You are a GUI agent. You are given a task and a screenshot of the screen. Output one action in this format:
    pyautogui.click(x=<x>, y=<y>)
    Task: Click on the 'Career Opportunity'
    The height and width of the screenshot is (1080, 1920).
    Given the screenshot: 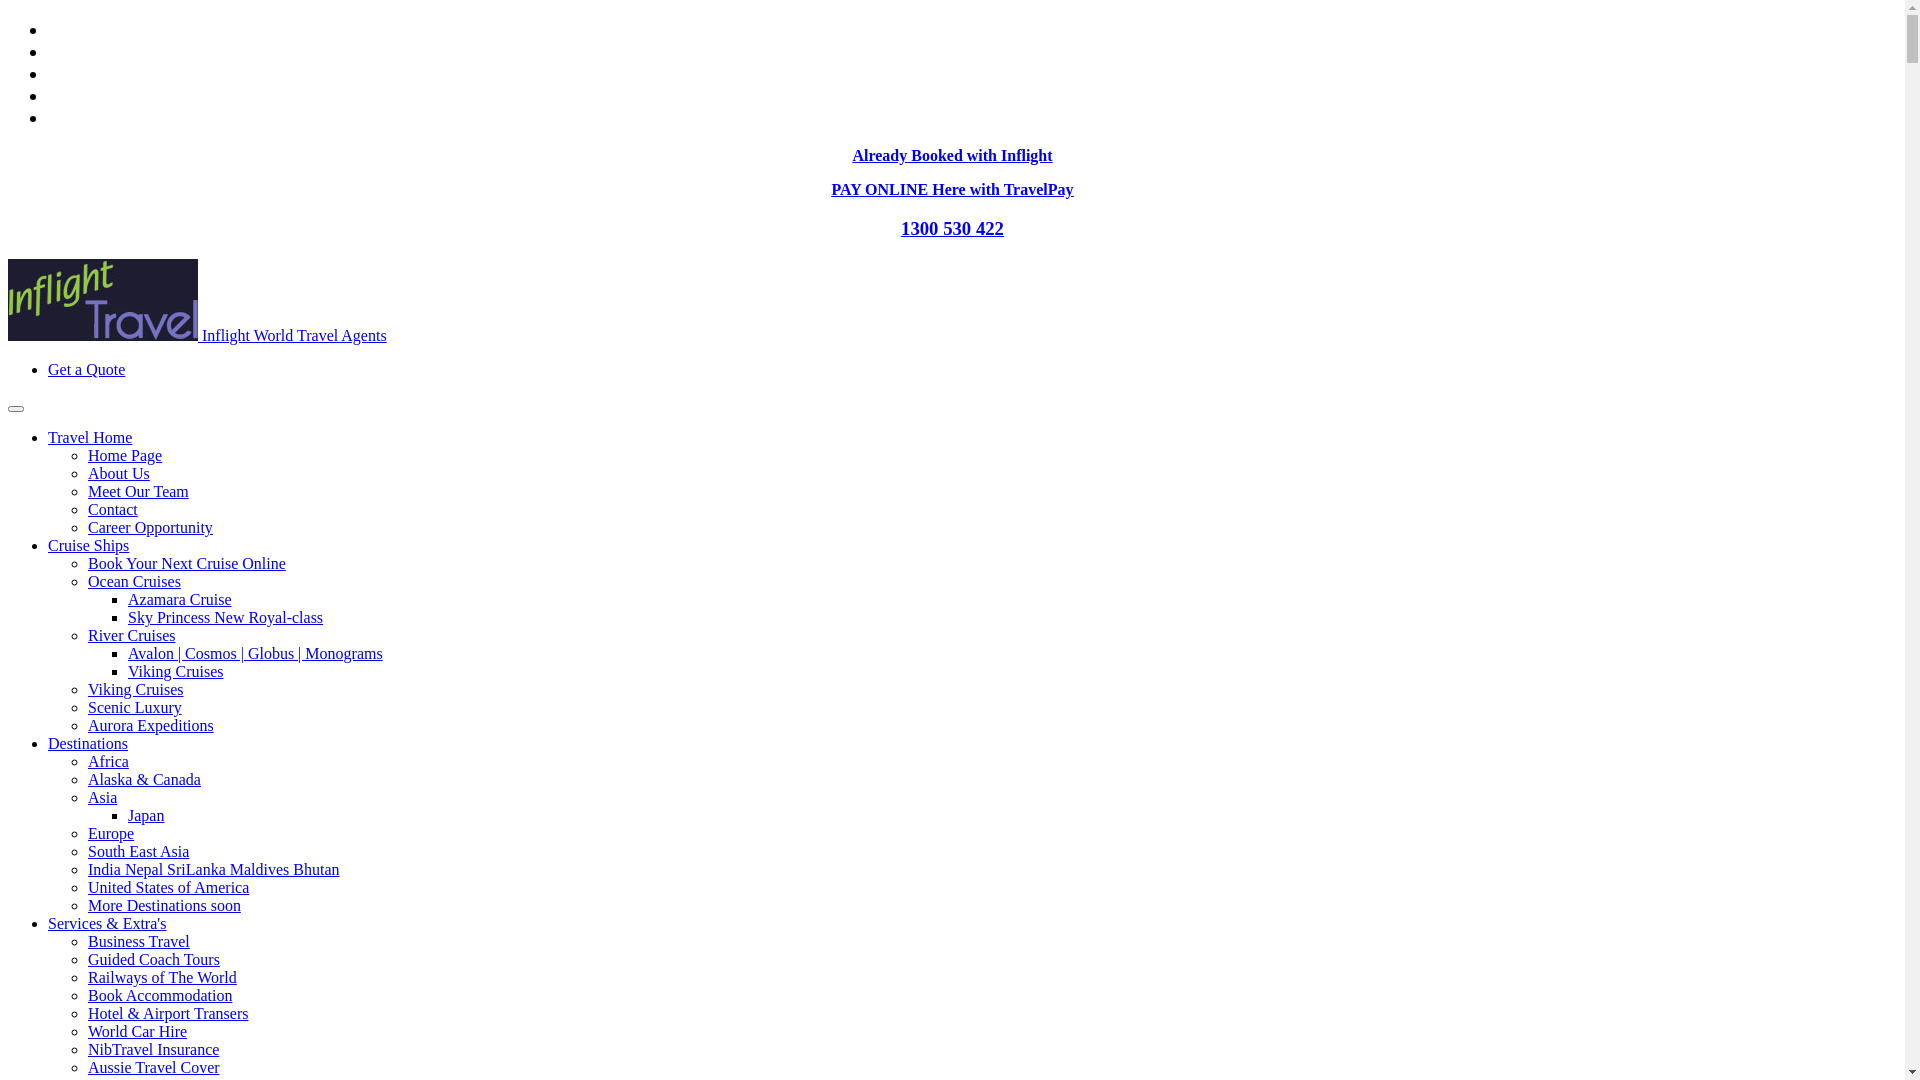 What is the action you would take?
    pyautogui.click(x=149, y=526)
    